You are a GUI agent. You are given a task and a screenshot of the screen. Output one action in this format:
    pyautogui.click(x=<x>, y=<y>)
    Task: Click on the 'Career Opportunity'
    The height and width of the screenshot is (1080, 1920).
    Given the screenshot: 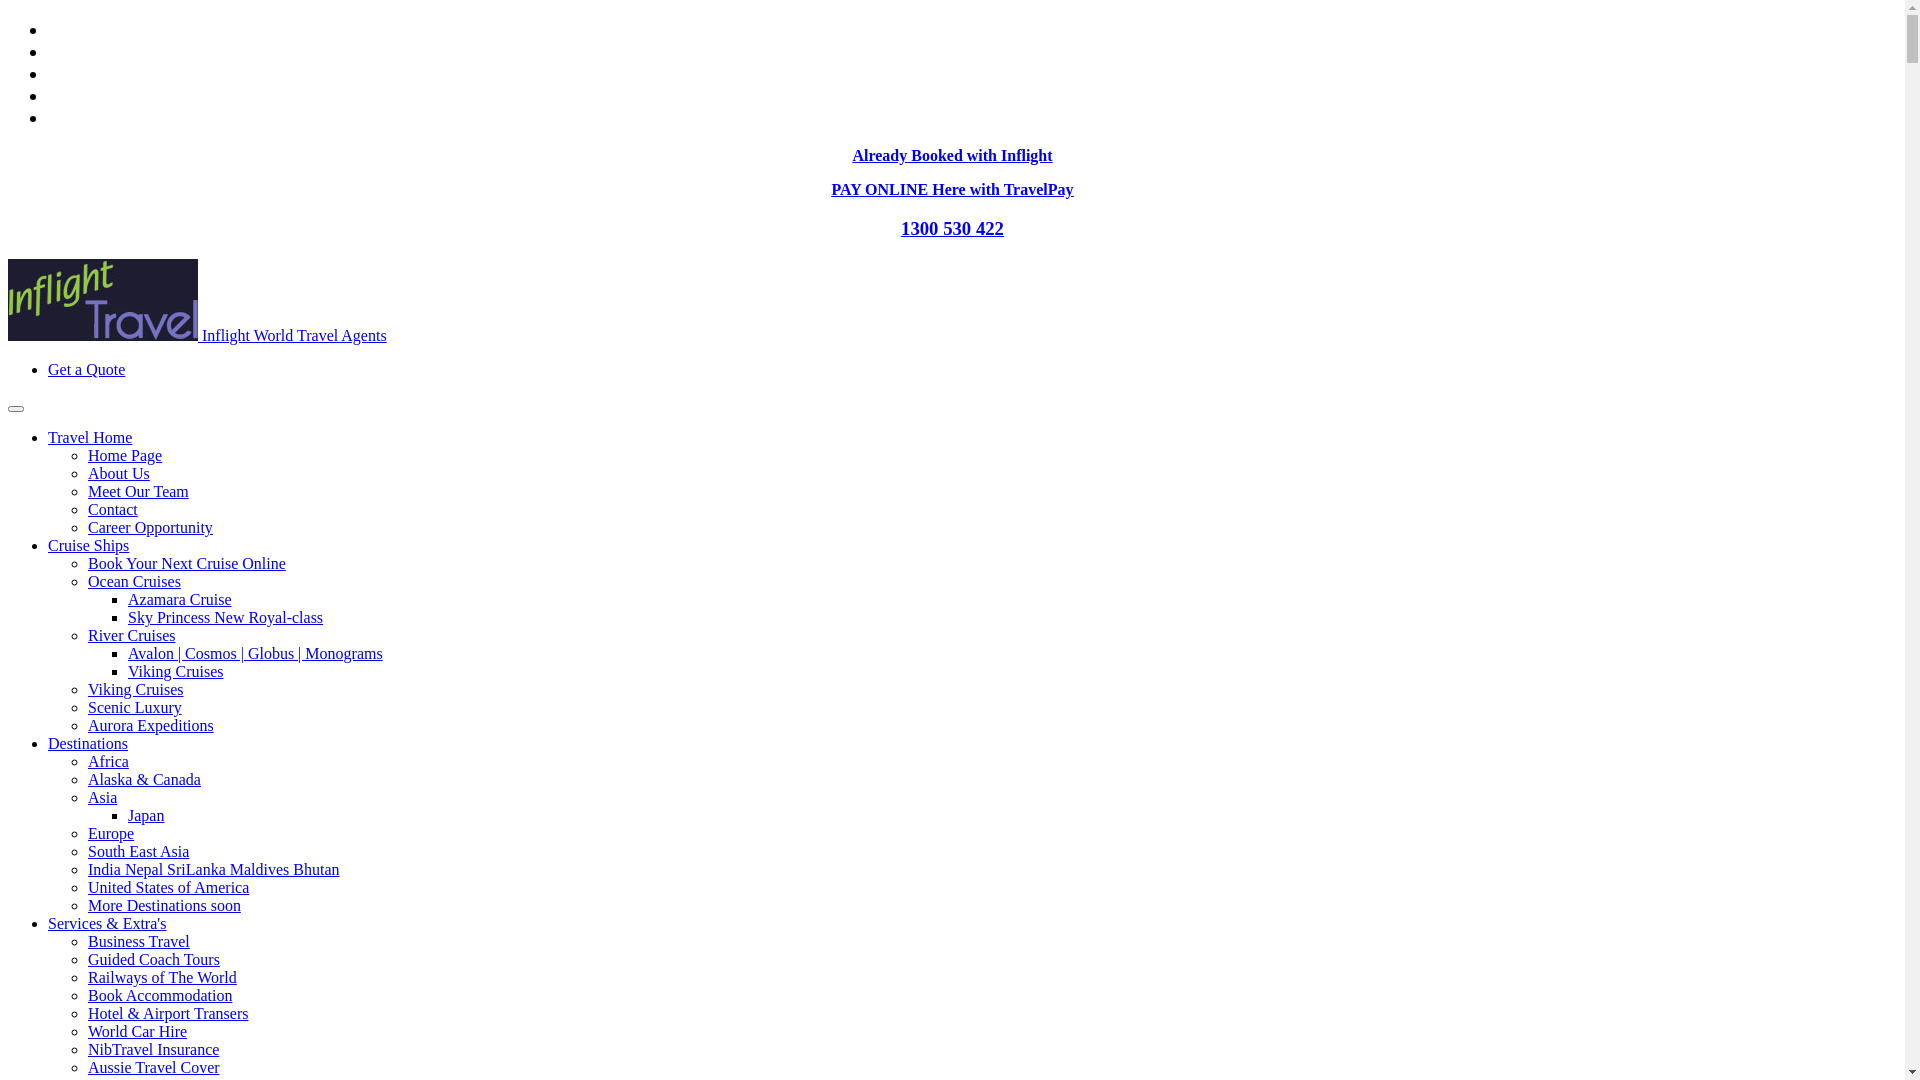 What is the action you would take?
    pyautogui.click(x=149, y=526)
    